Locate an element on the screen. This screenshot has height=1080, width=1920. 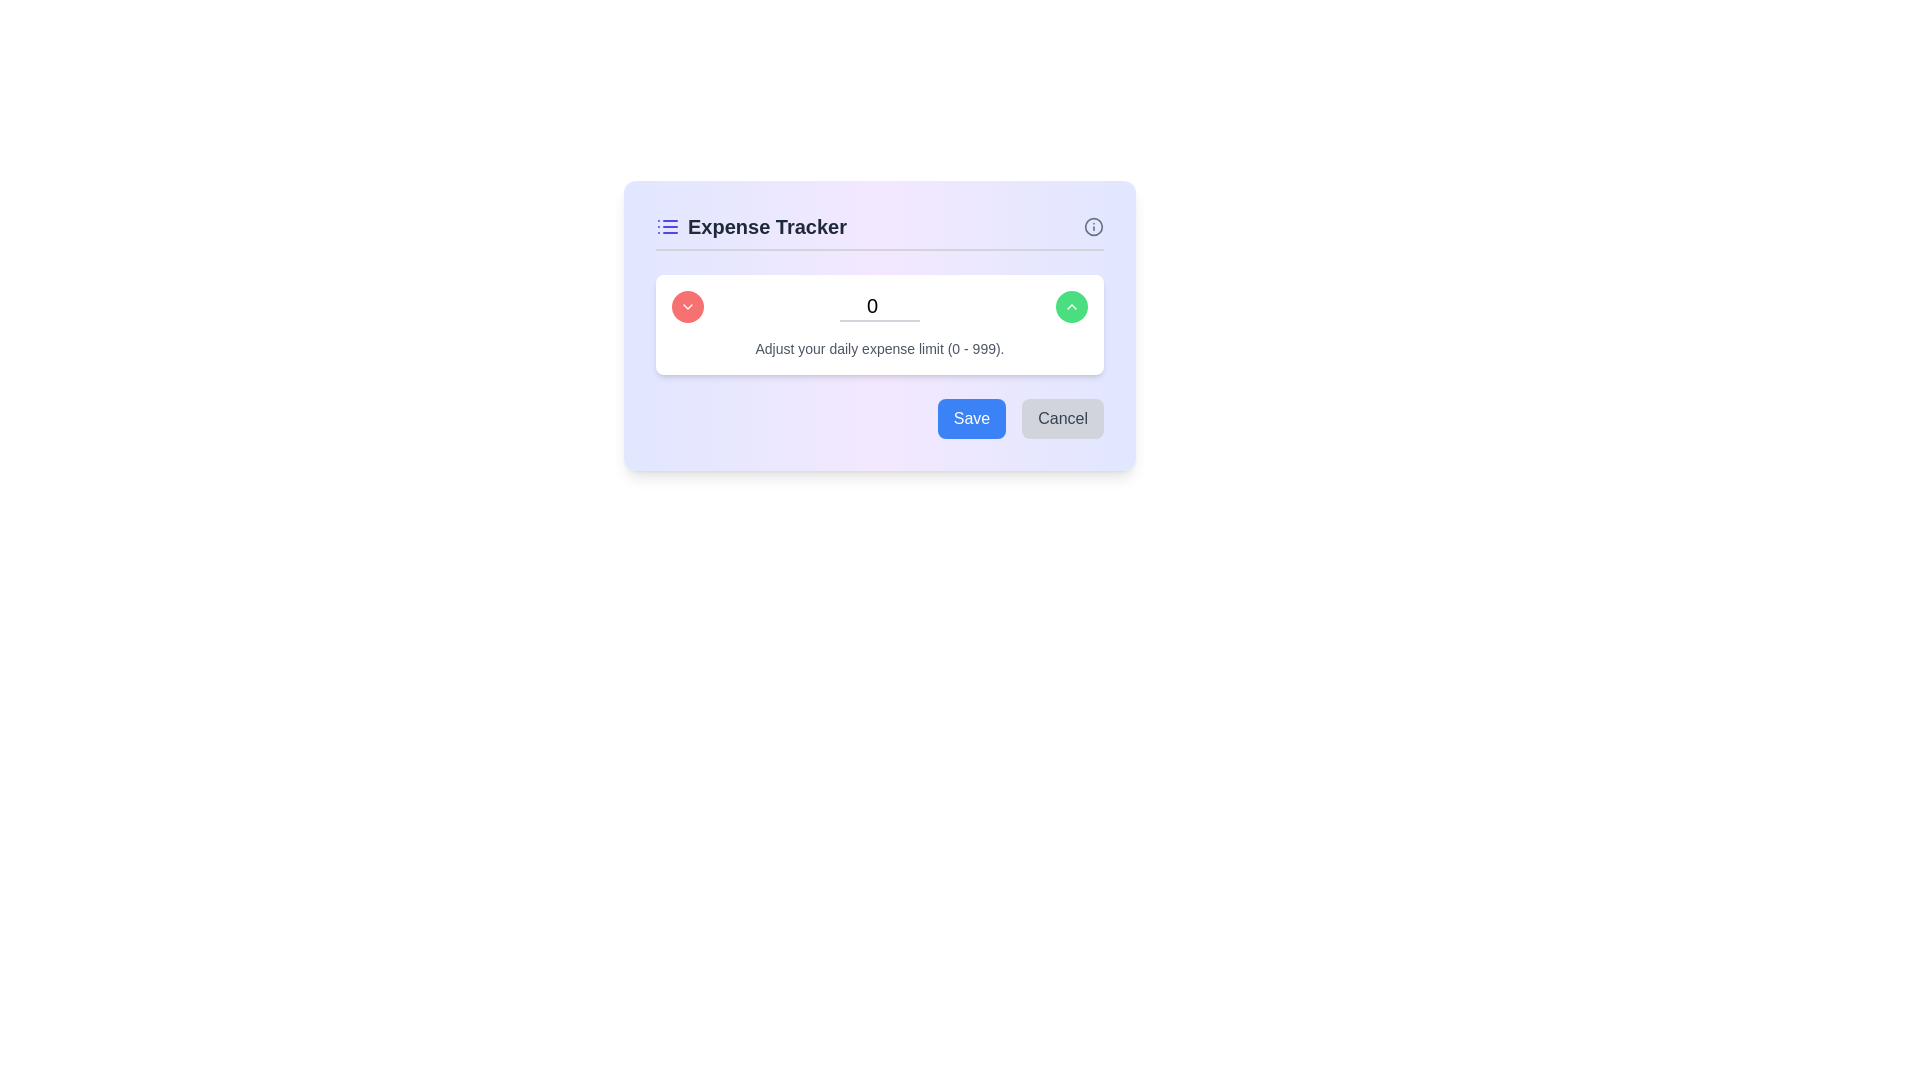
the informational icon located in the header section of the 'Expense Tracker' card, positioned towards the right end adjacent to the card's right border is located at coordinates (1093, 226).